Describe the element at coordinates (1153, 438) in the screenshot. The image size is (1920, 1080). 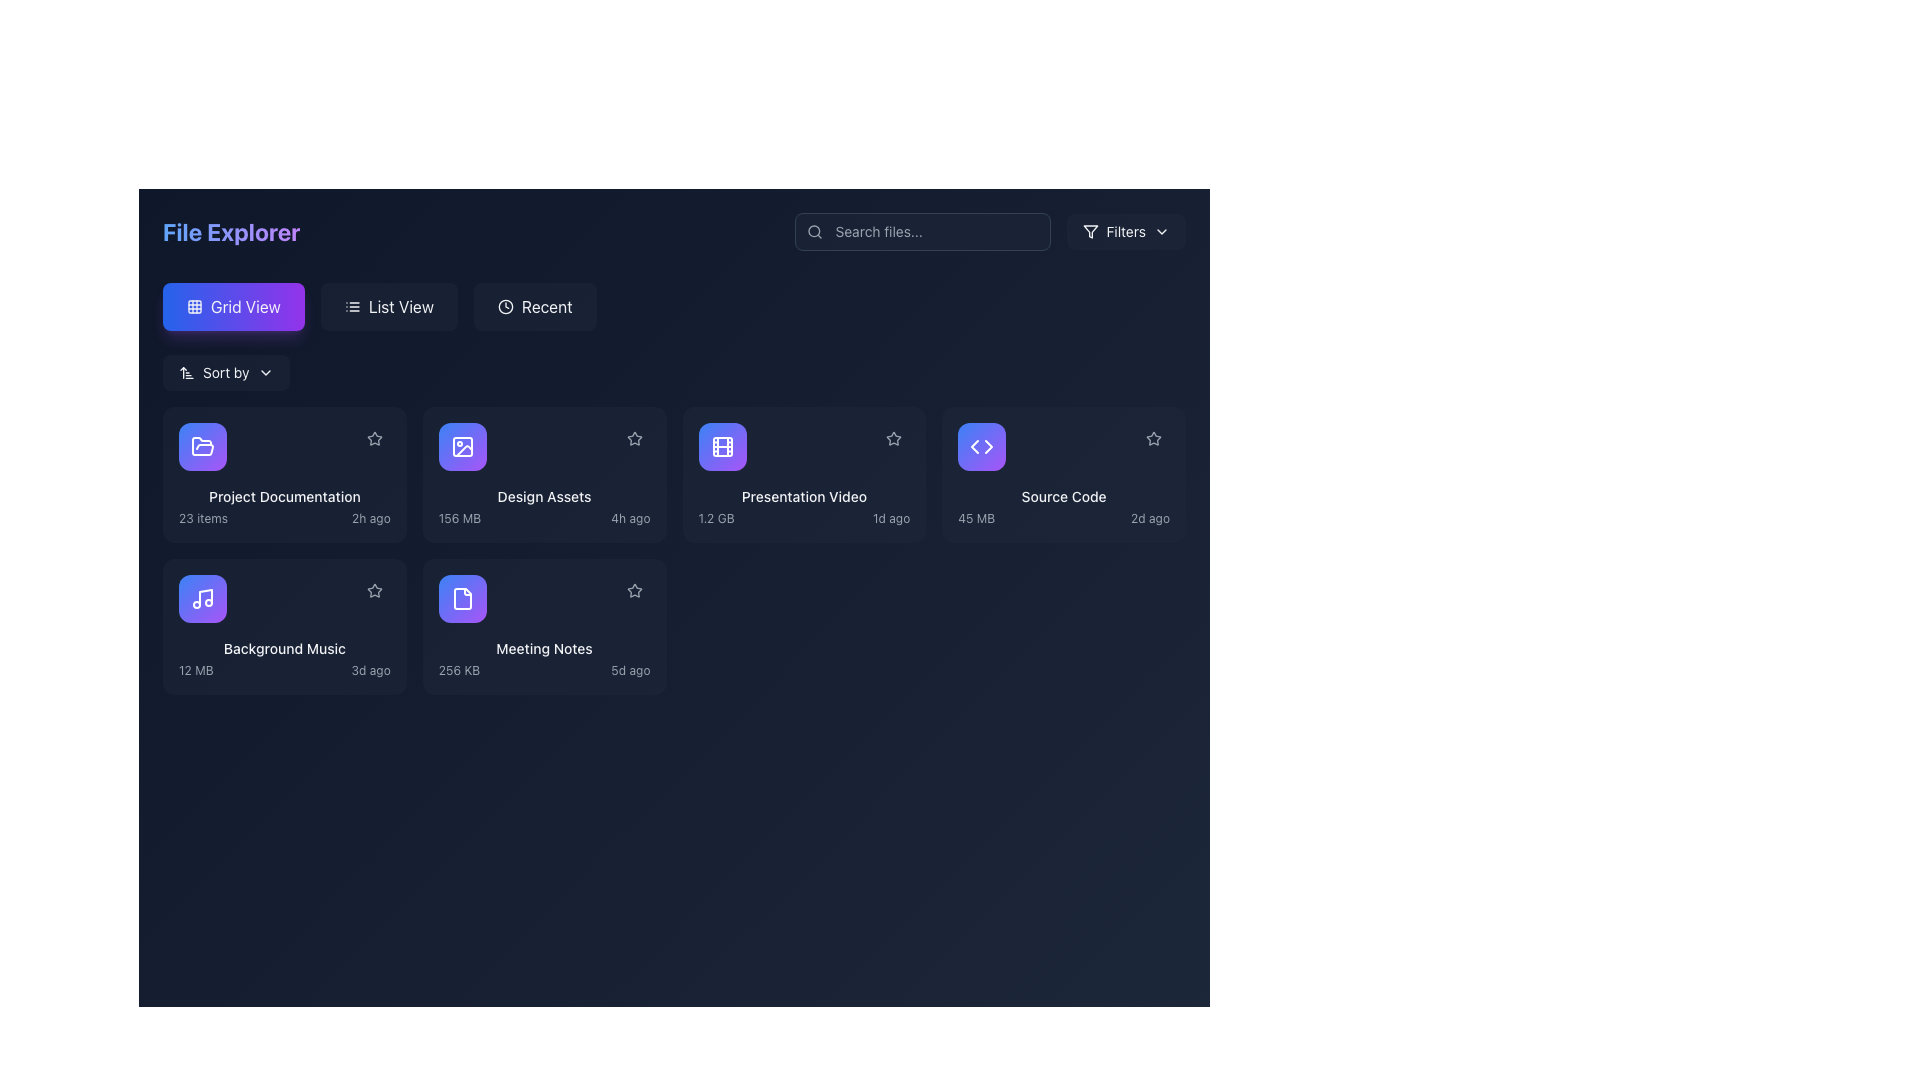
I see `the star-shaped icon button` at that location.